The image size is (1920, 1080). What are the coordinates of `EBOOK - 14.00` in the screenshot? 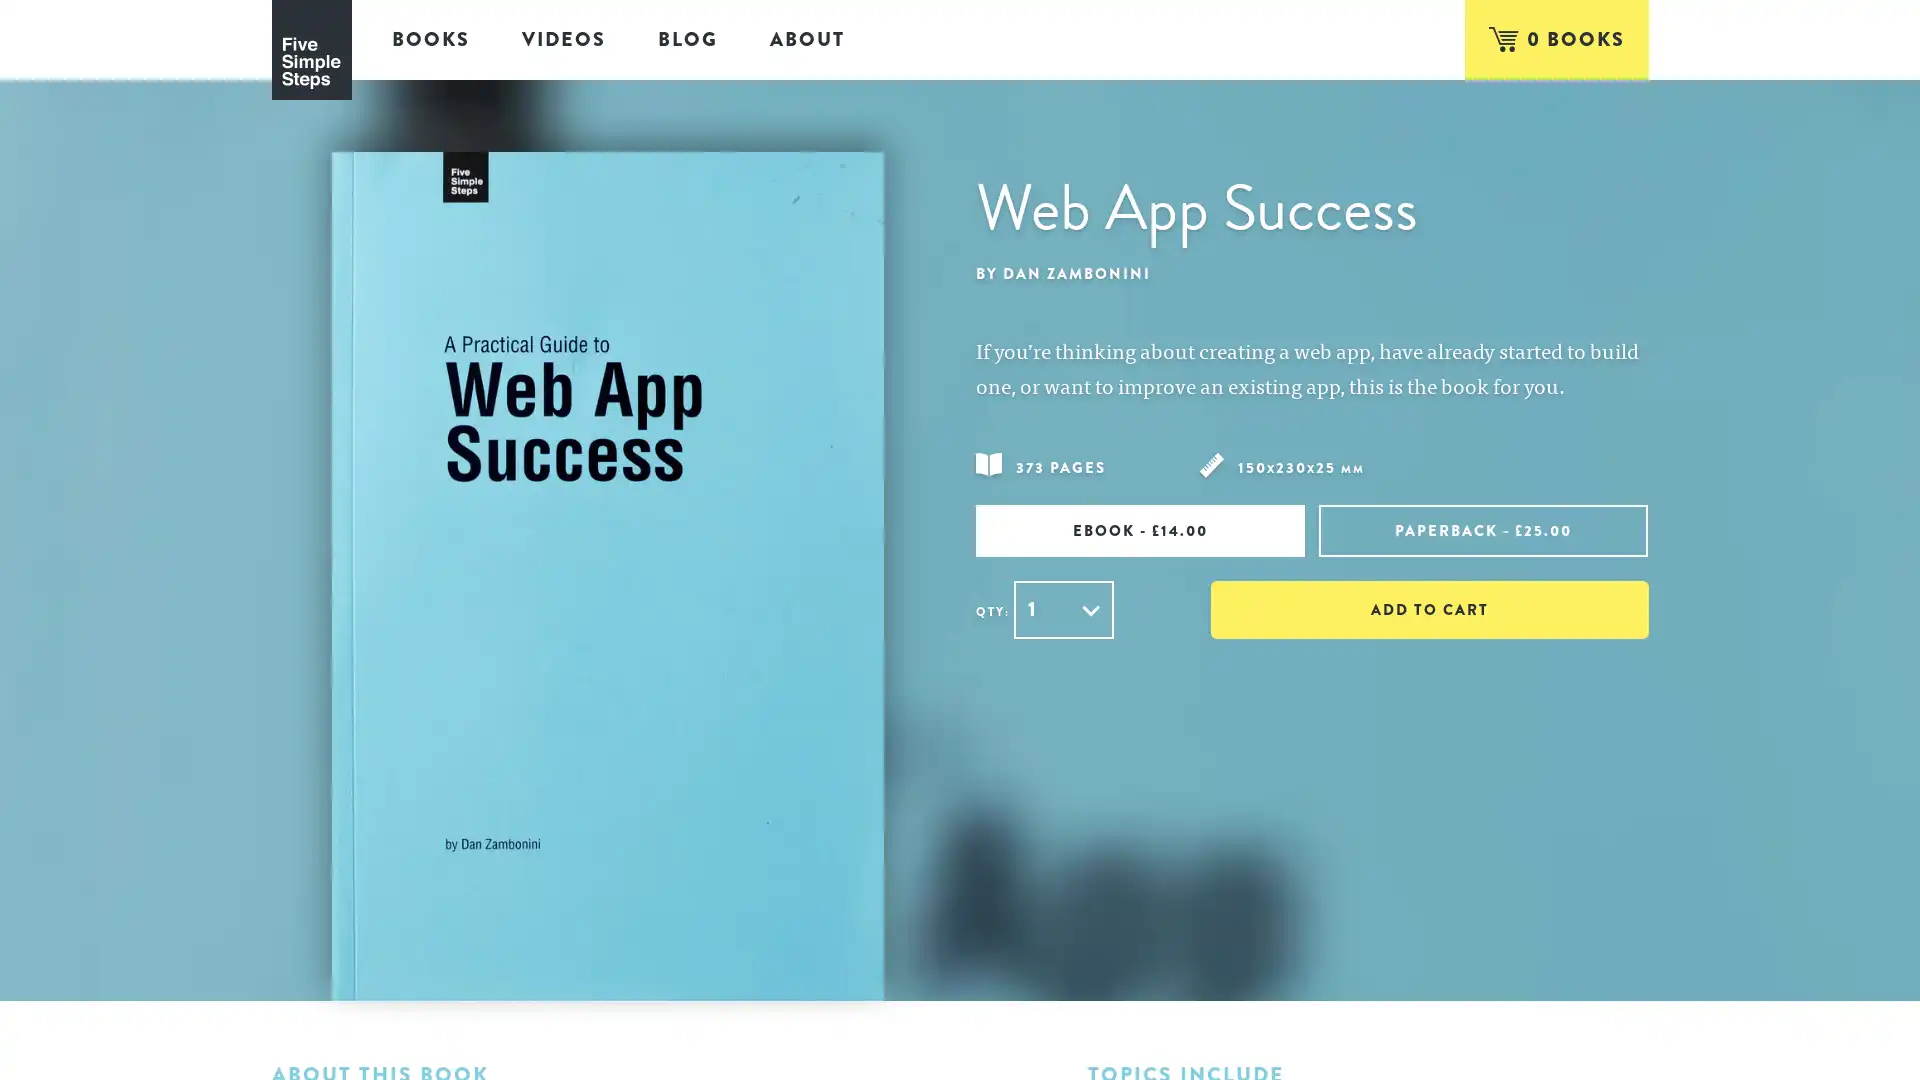 It's located at (1140, 529).